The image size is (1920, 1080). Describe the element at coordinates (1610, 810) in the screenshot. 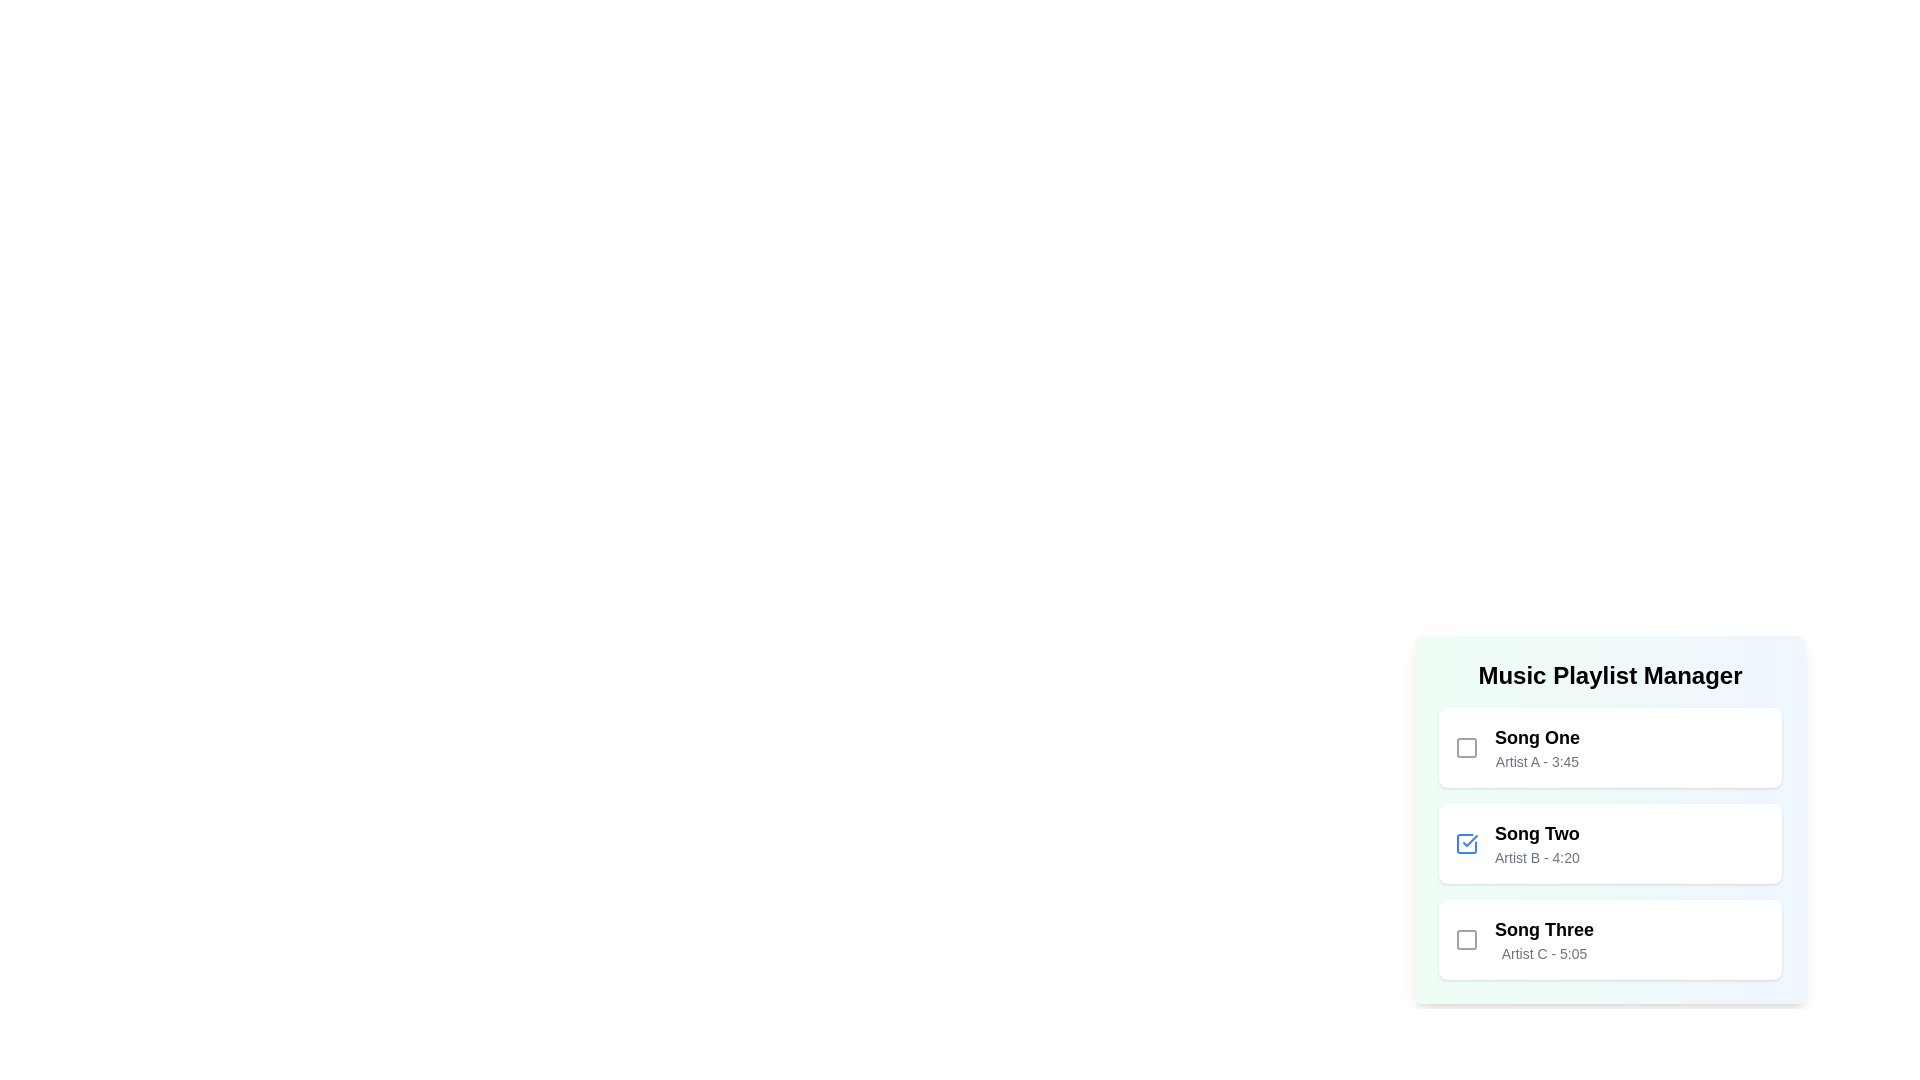

I see `the checkbox of the second playlist item, 'Song Two' by 'Artist B', in the Music Playlist Manager` at that location.